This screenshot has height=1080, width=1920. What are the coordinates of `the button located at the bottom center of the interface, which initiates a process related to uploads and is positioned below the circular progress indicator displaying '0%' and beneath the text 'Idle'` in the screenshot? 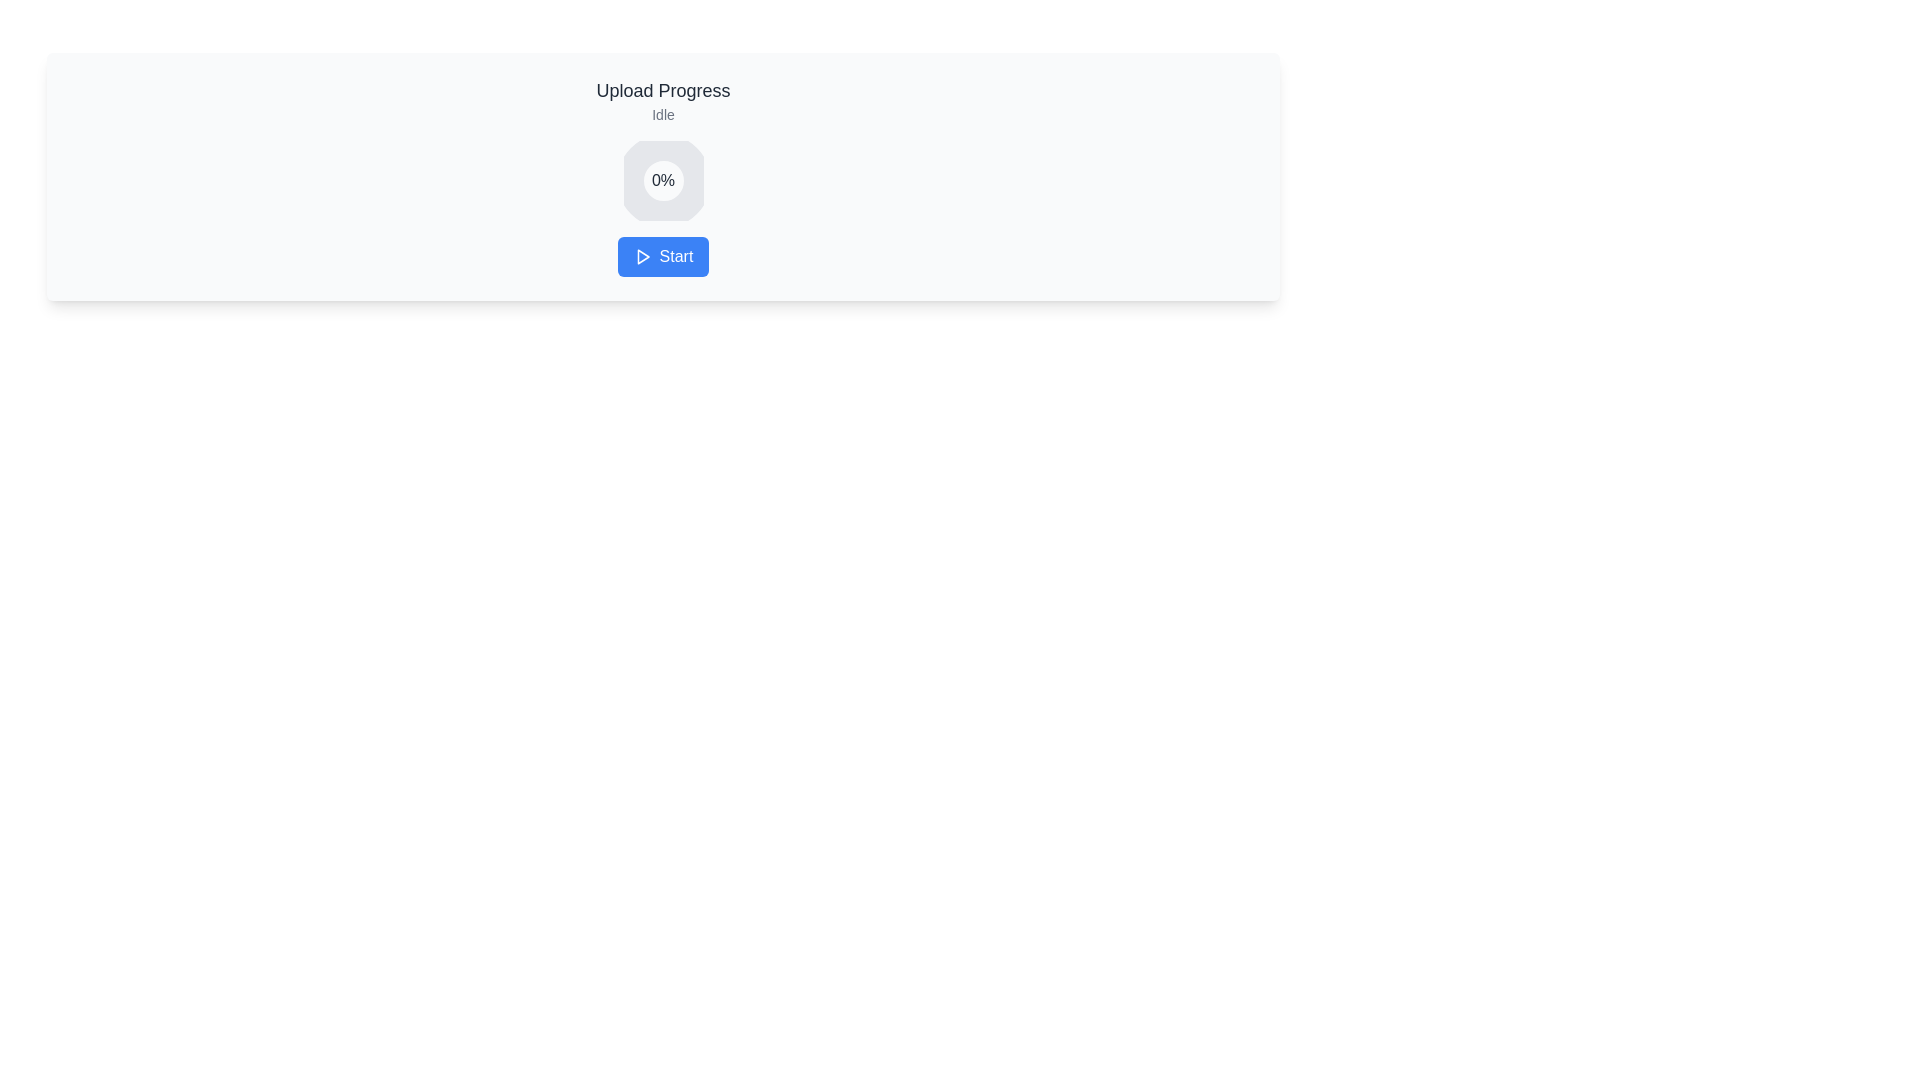 It's located at (663, 256).